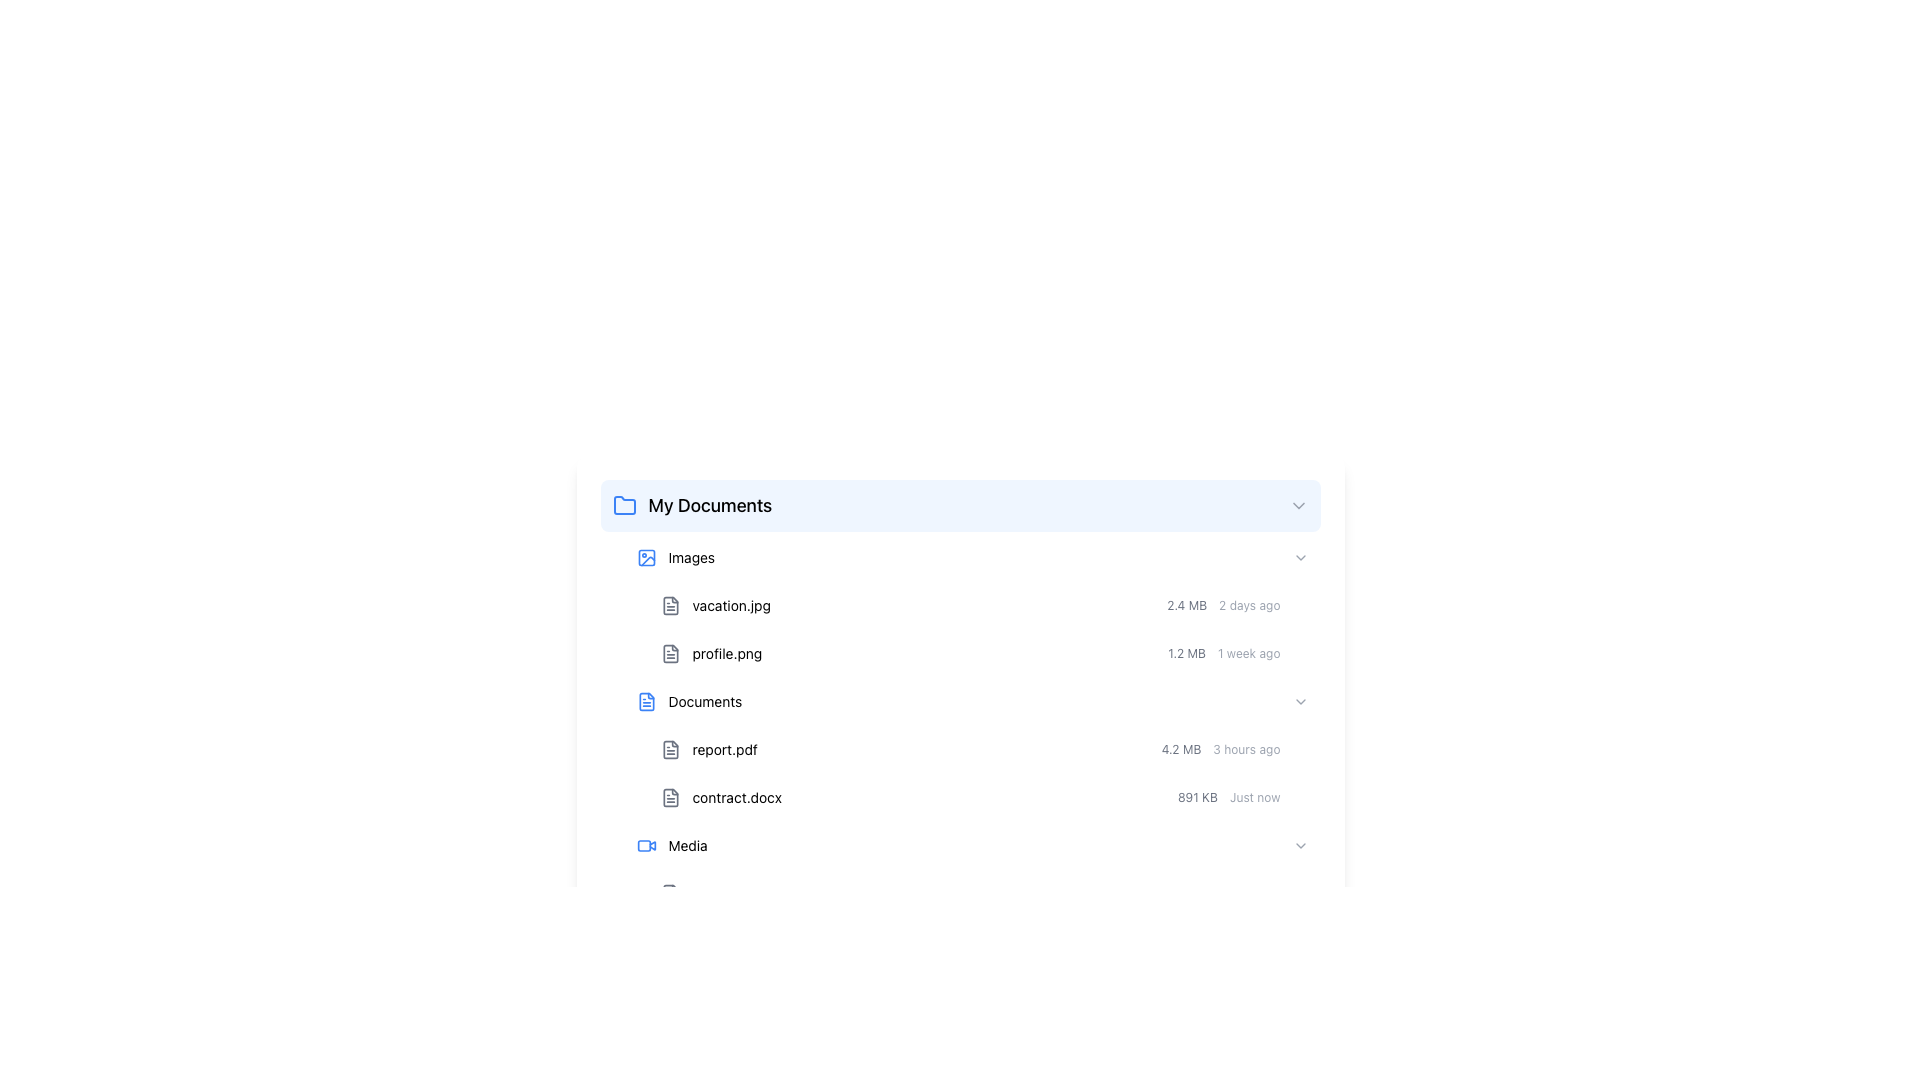 This screenshot has height=1080, width=1920. I want to click on the 'Documents' folder icon or text in the second row of the list view under 'My Documents', so click(689, 701).